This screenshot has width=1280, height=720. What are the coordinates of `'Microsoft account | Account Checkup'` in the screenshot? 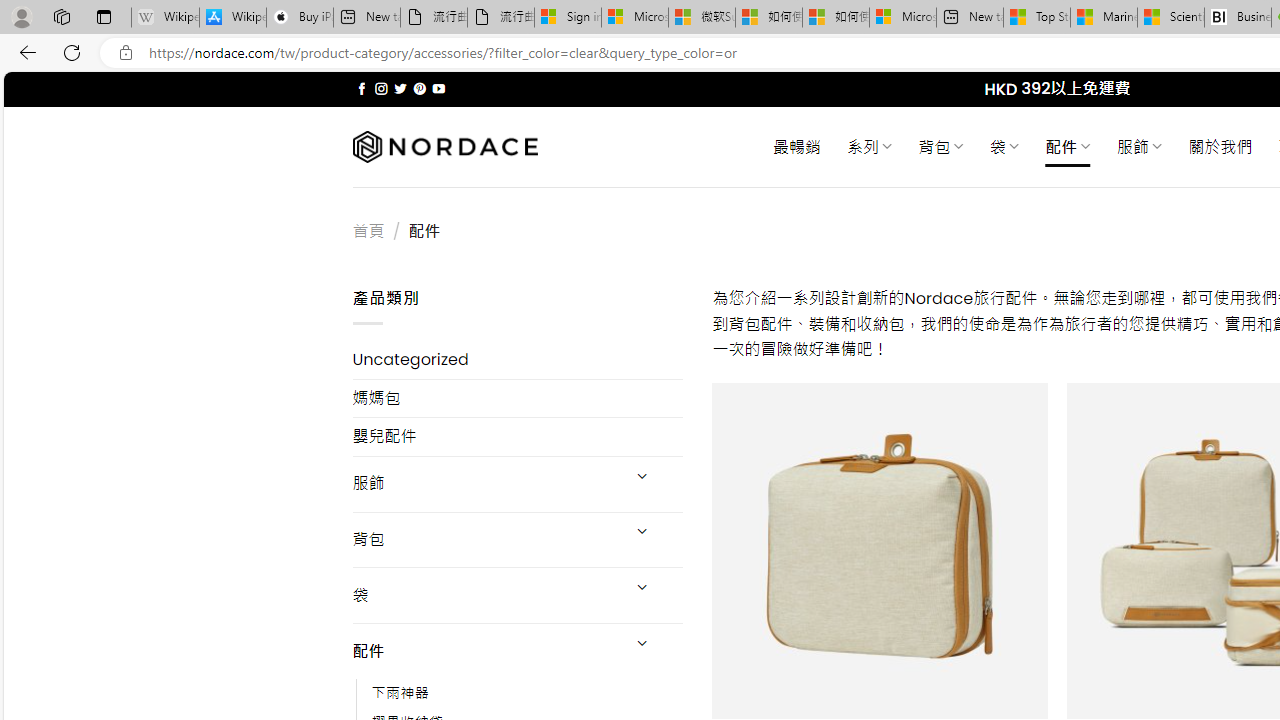 It's located at (902, 17).